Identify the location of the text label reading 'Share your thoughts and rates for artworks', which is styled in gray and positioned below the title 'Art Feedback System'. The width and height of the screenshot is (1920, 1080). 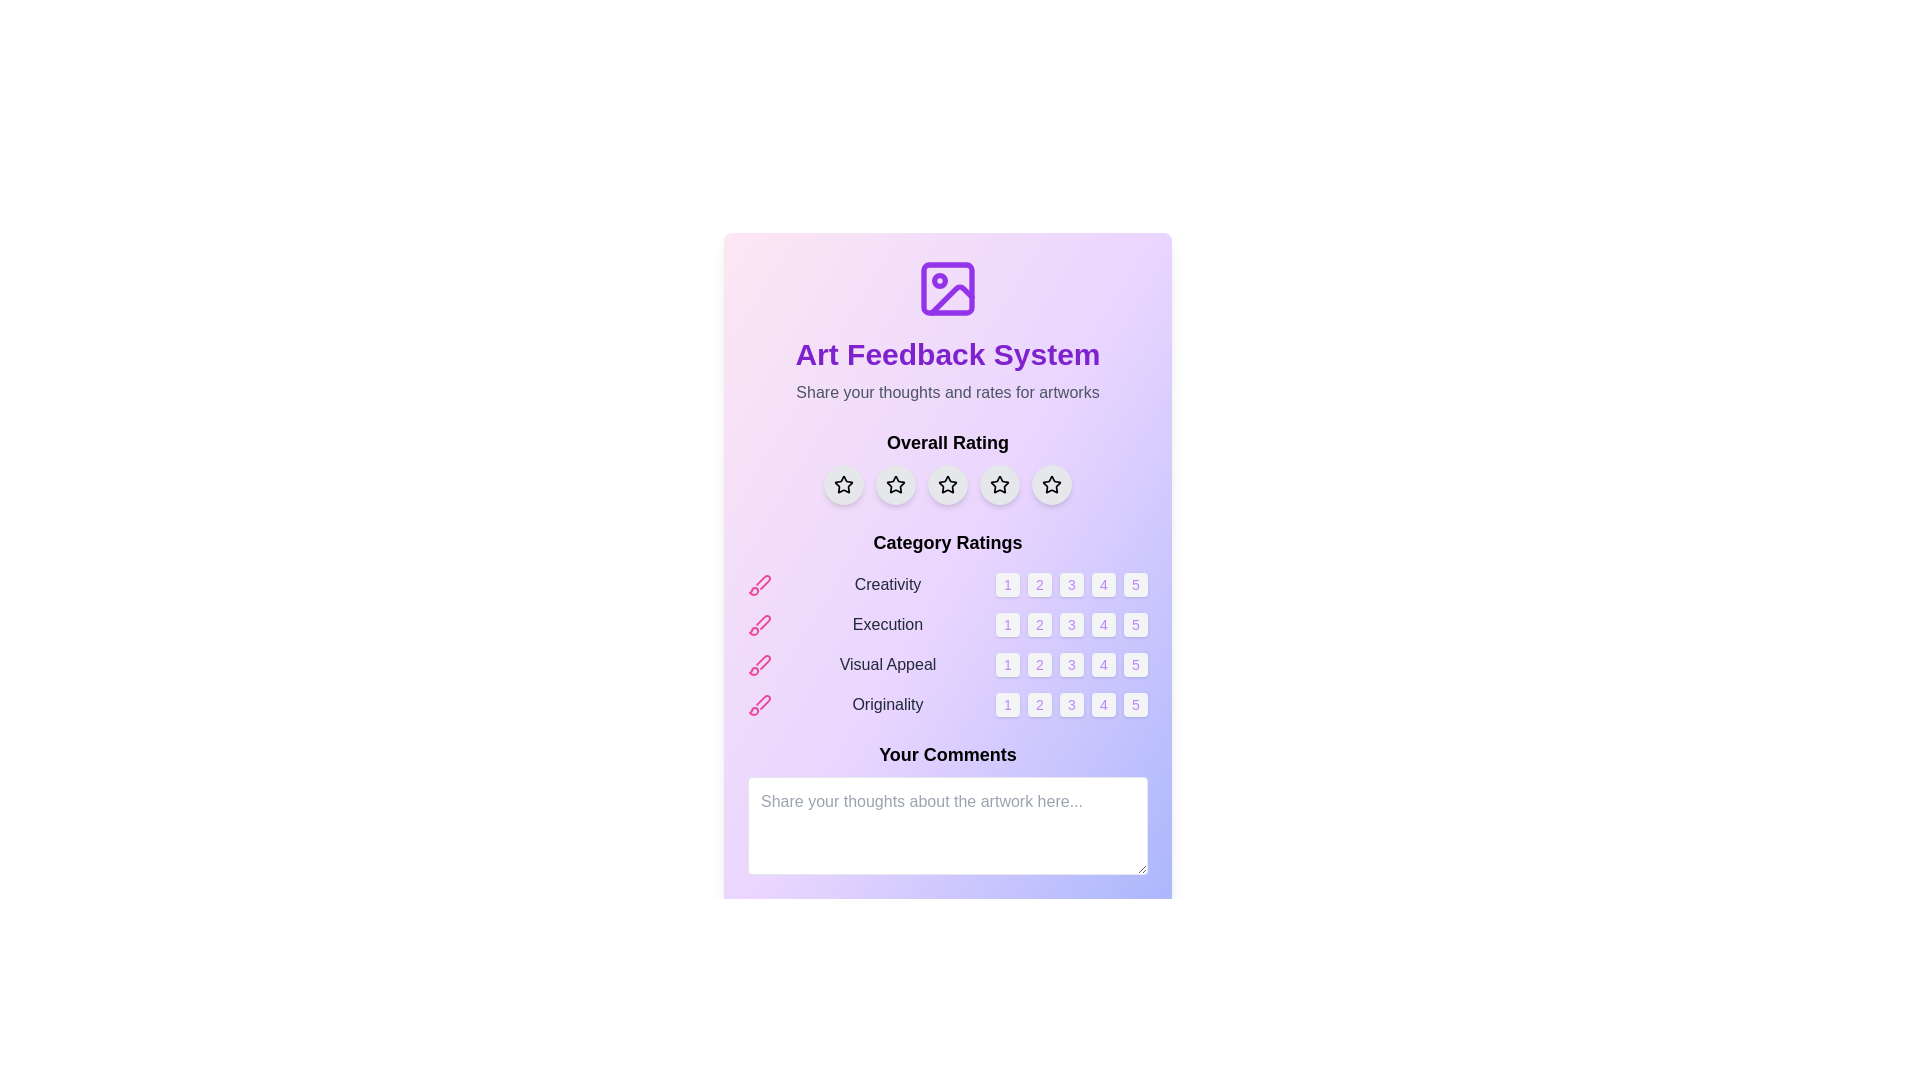
(947, 393).